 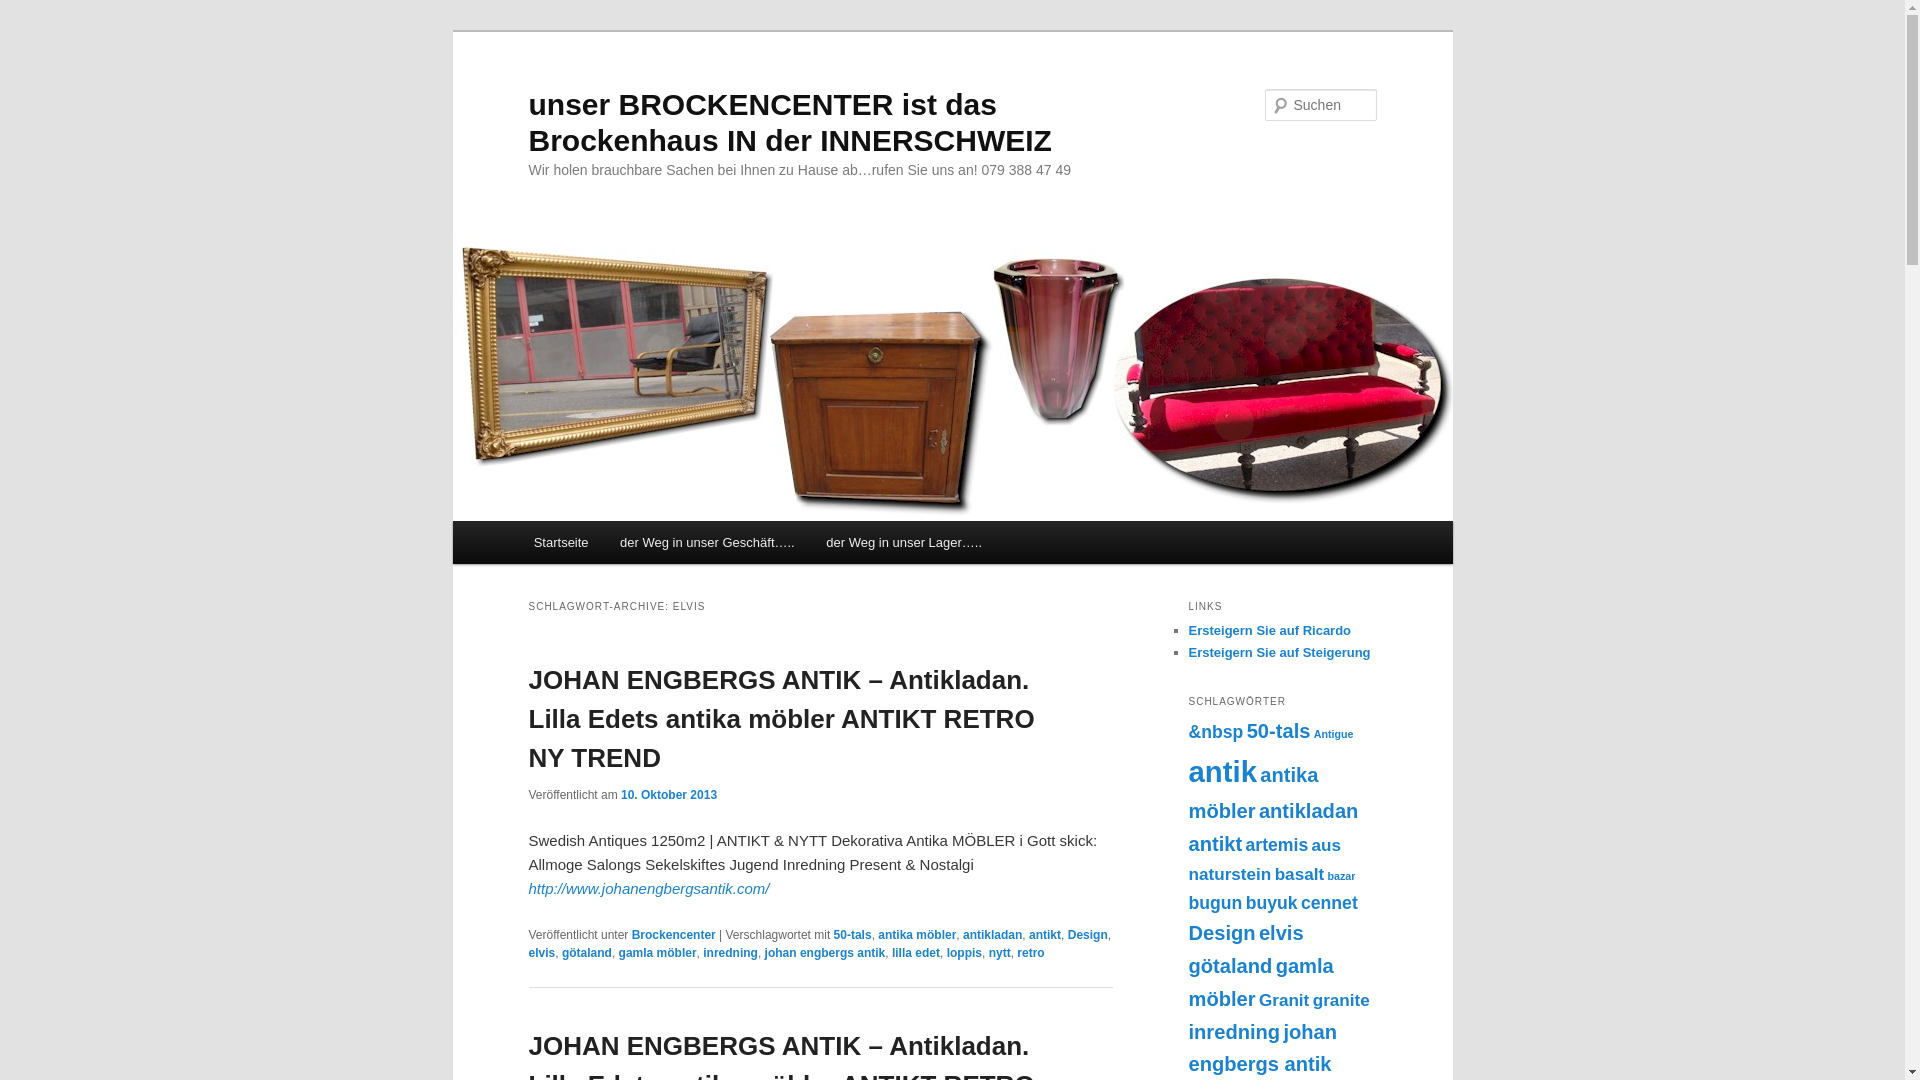 I want to click on 'aus naturstein', so click(x=1263, y=858).